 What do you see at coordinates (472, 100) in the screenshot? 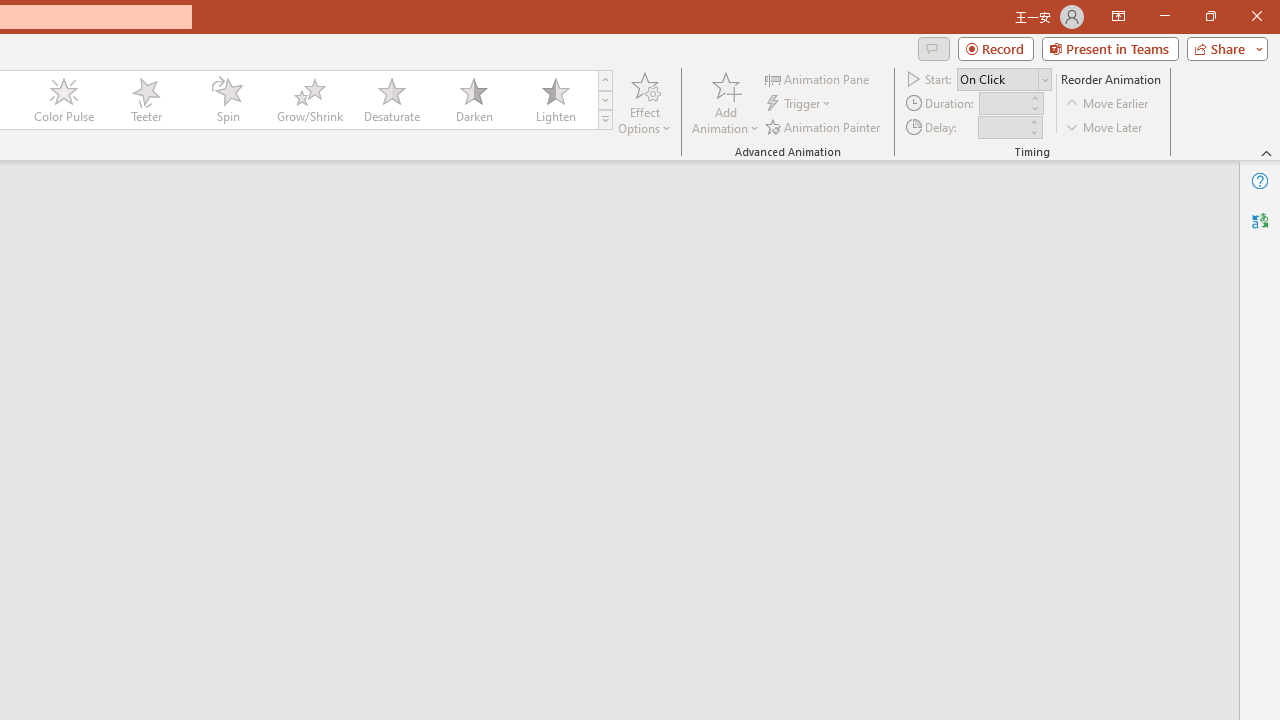
I see `'Darken'` at bounding box center [472, 100].